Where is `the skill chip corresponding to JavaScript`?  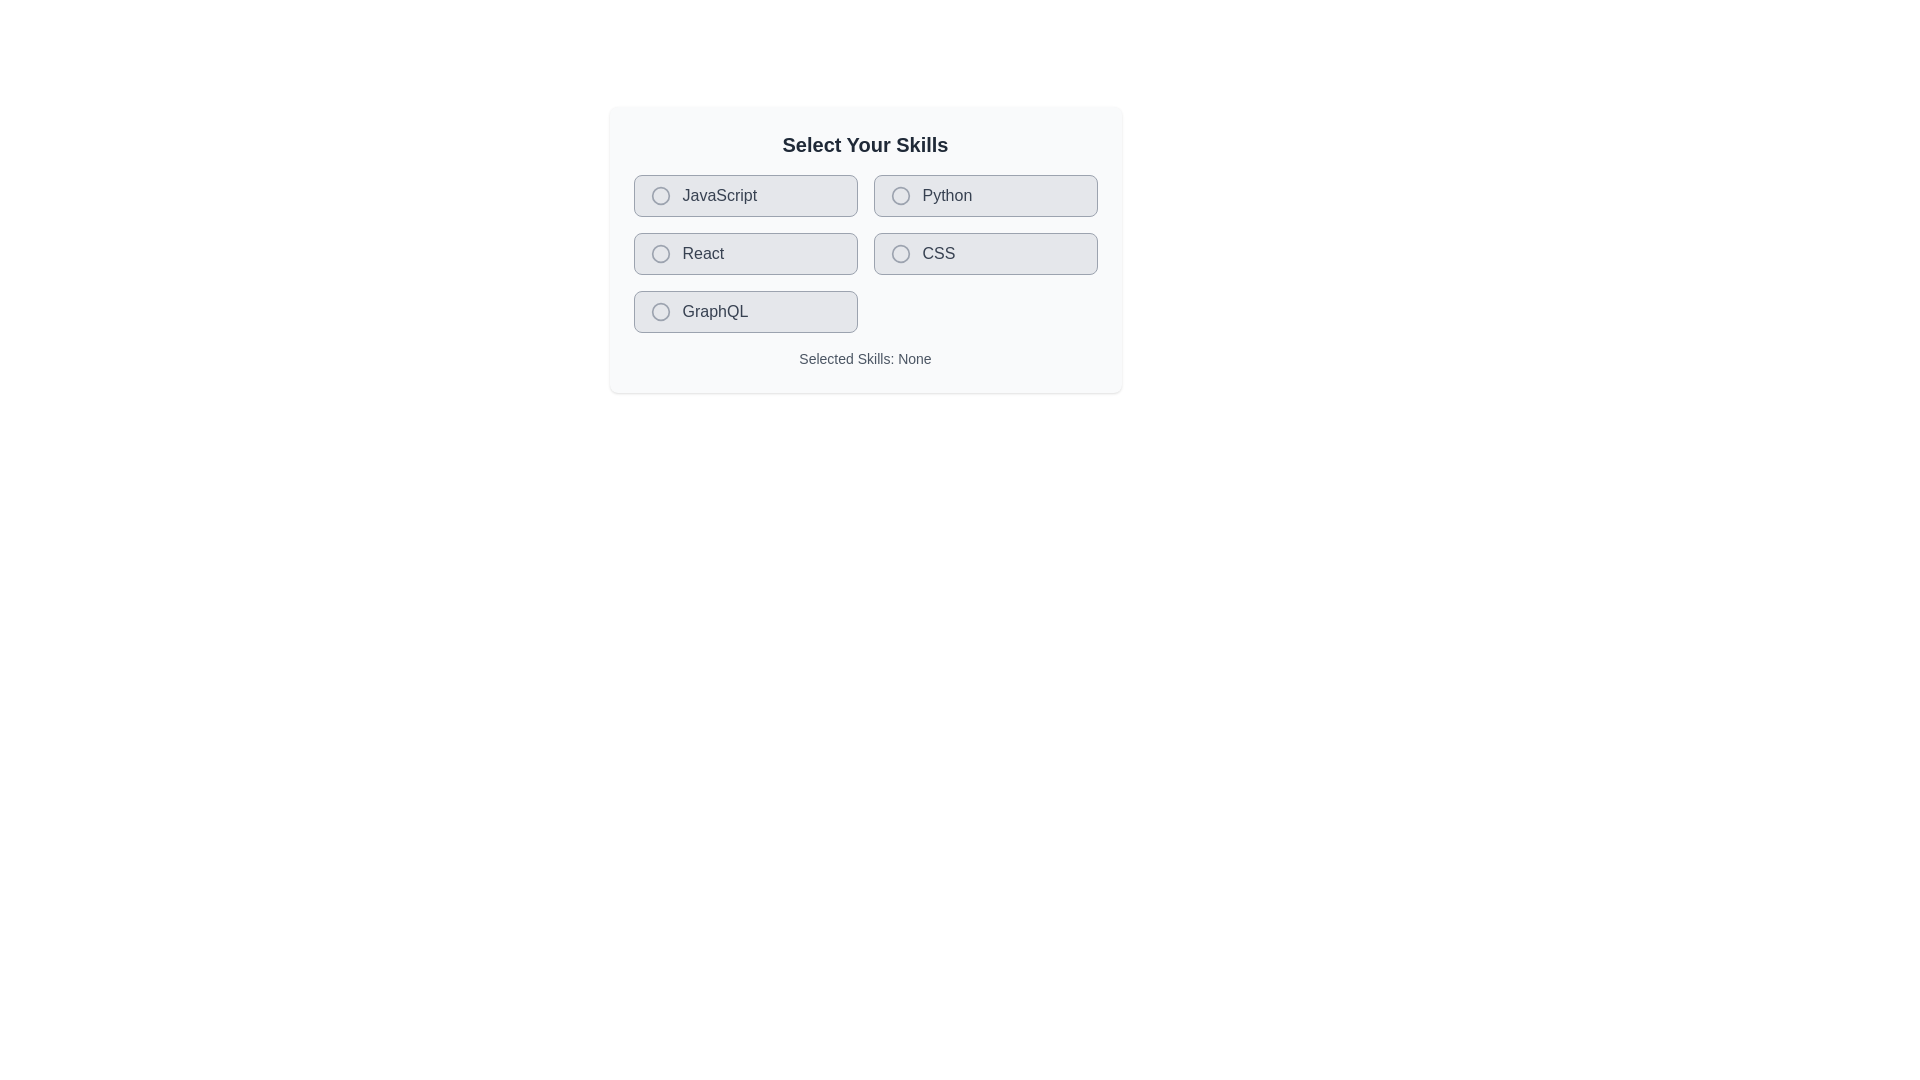
the skill chip corresponding to JavaScript is located at coordinates (744, 196).